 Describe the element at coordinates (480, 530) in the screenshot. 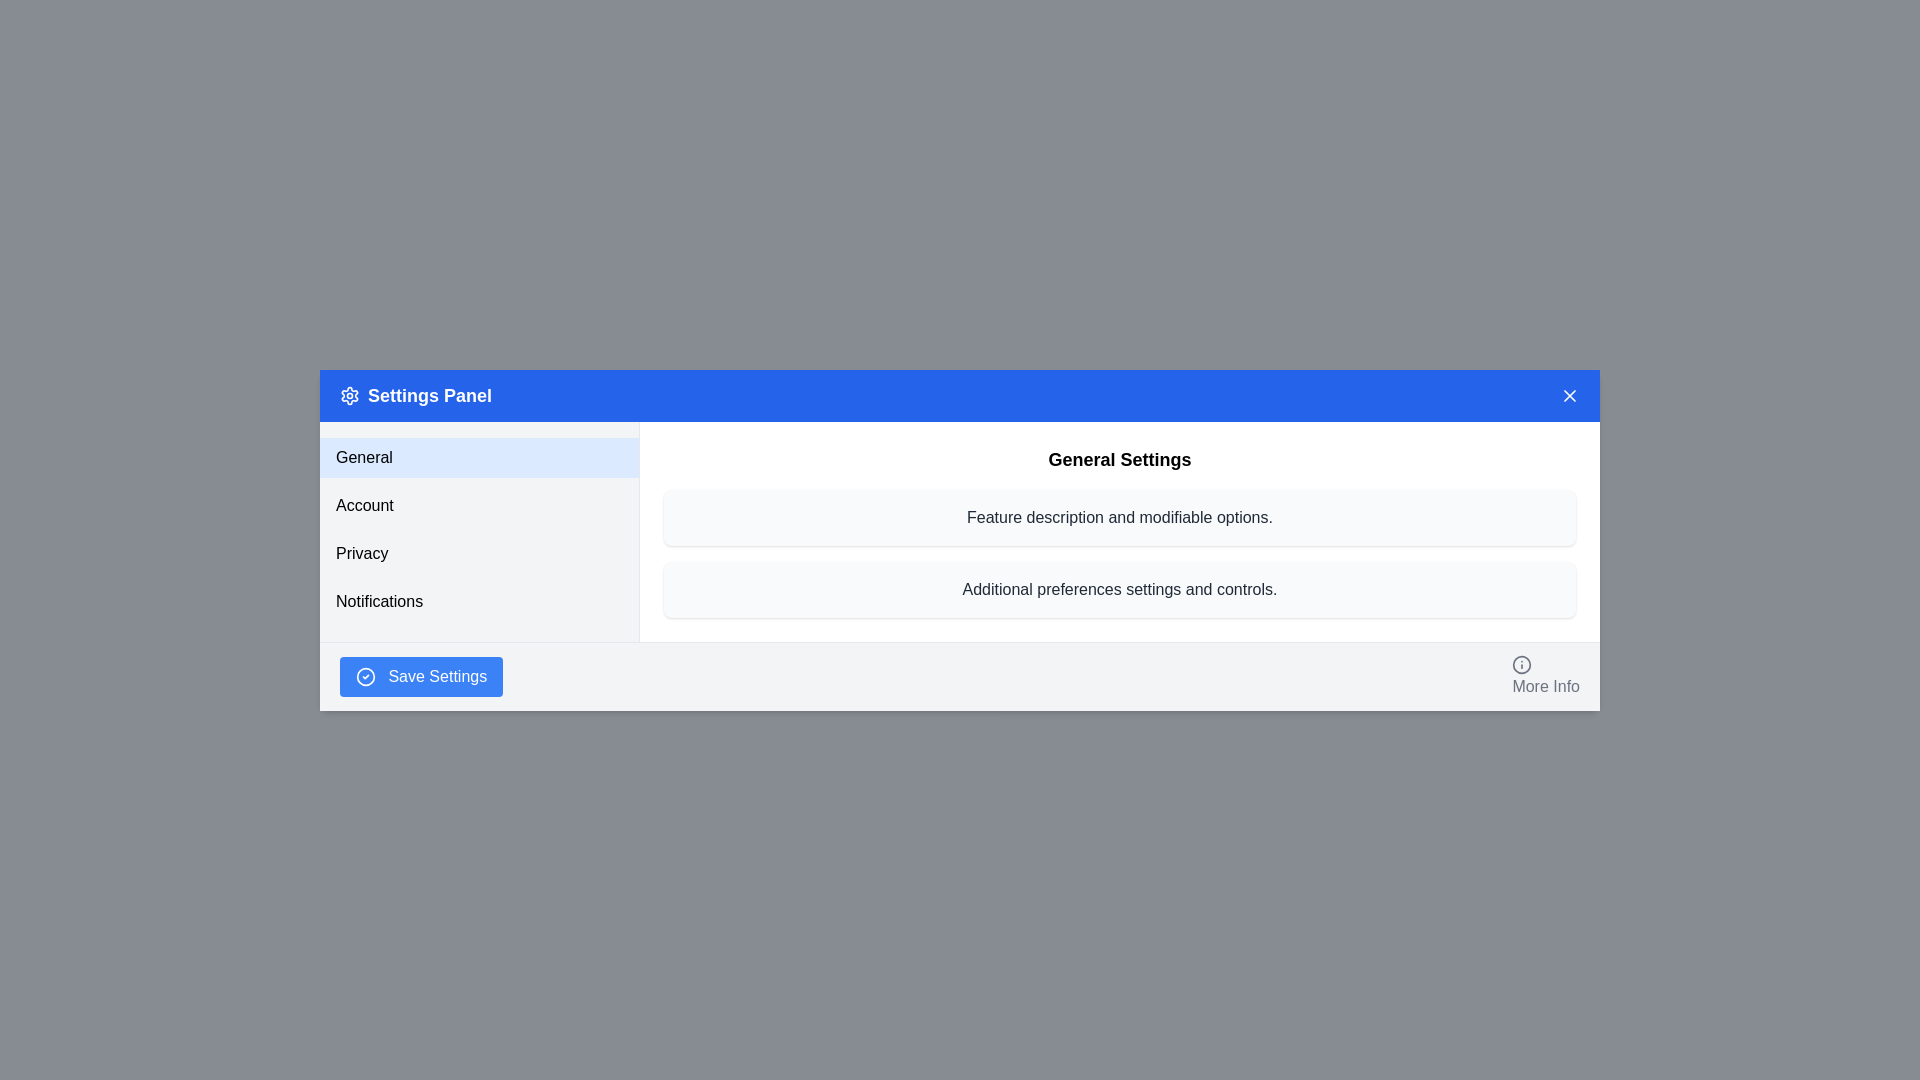

I see `the 'Account' button, which is the second item in the settings menu` at that location.